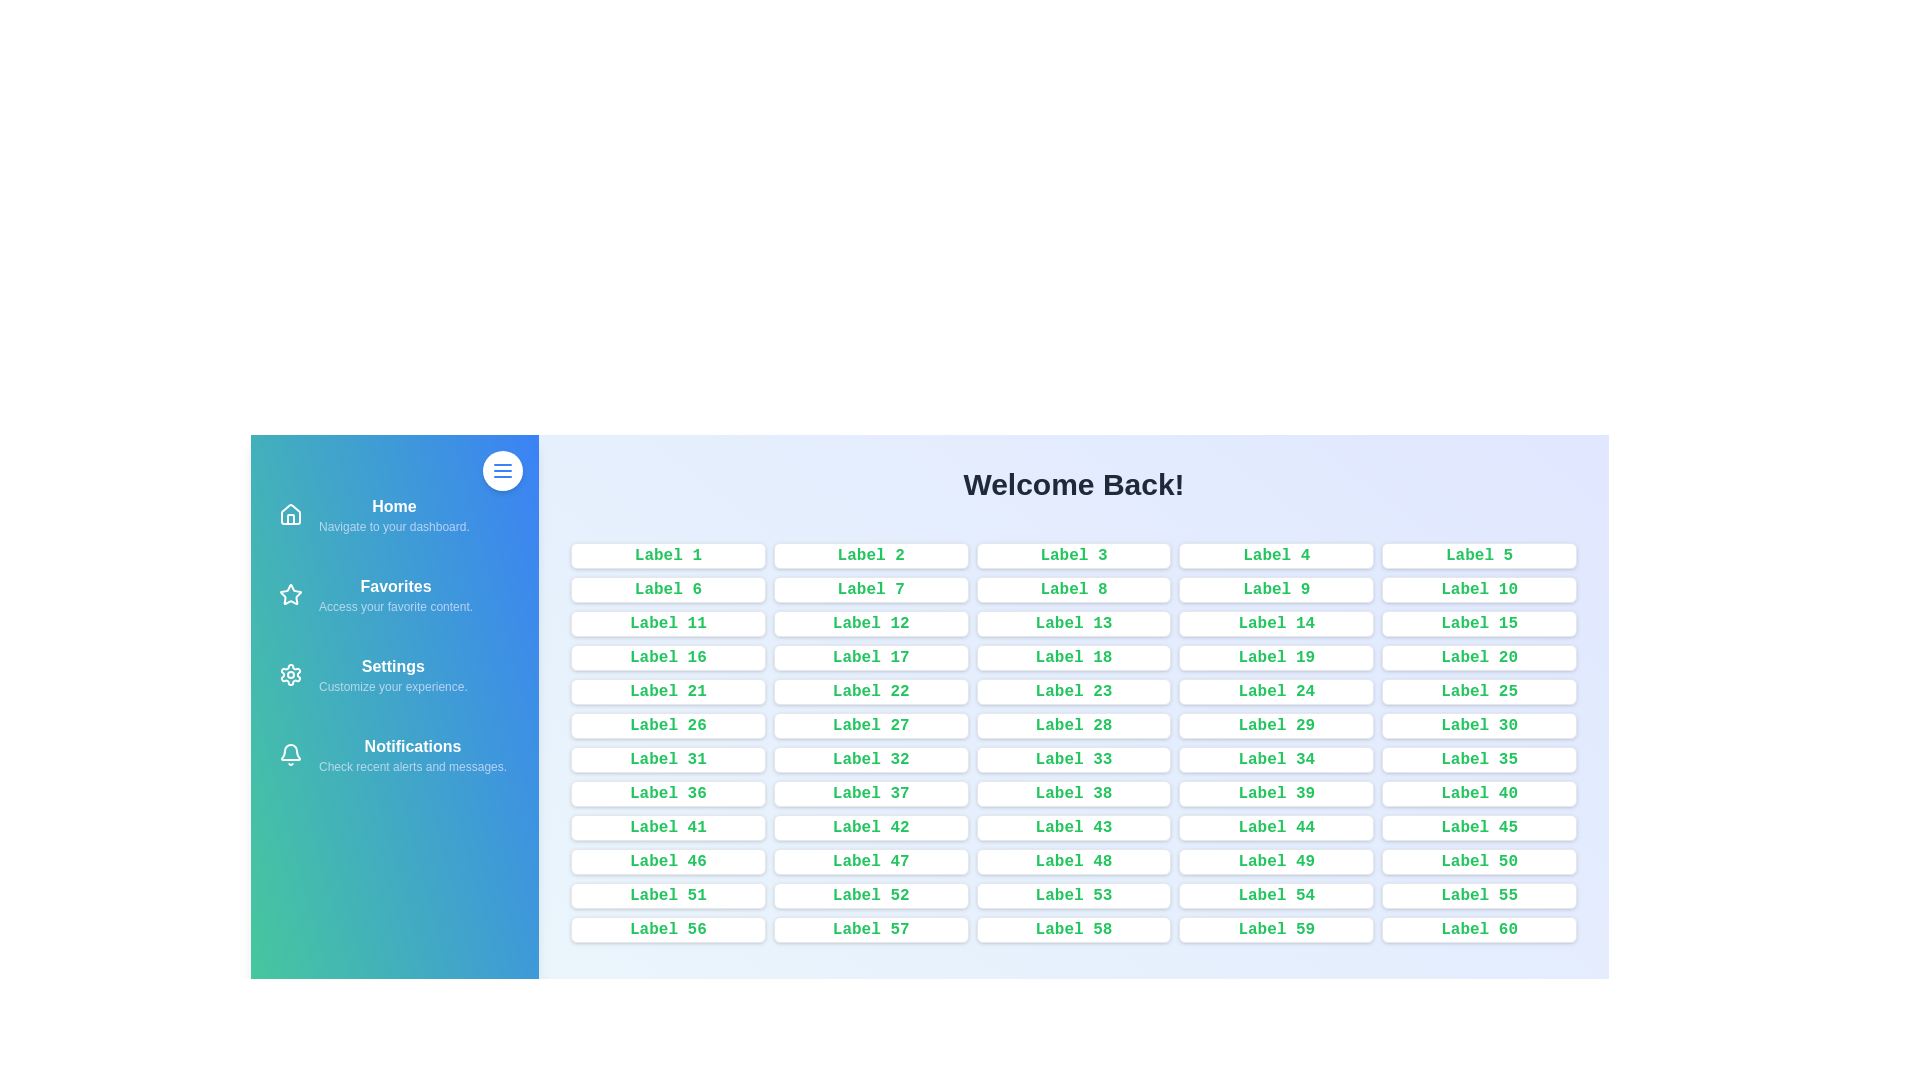 This screenshot has width=1920, height=1080. Describe the element at coordinates (394, 675) in the screenshot. I see `the navigation item Settings to navigate to the corresponding section` at that location.